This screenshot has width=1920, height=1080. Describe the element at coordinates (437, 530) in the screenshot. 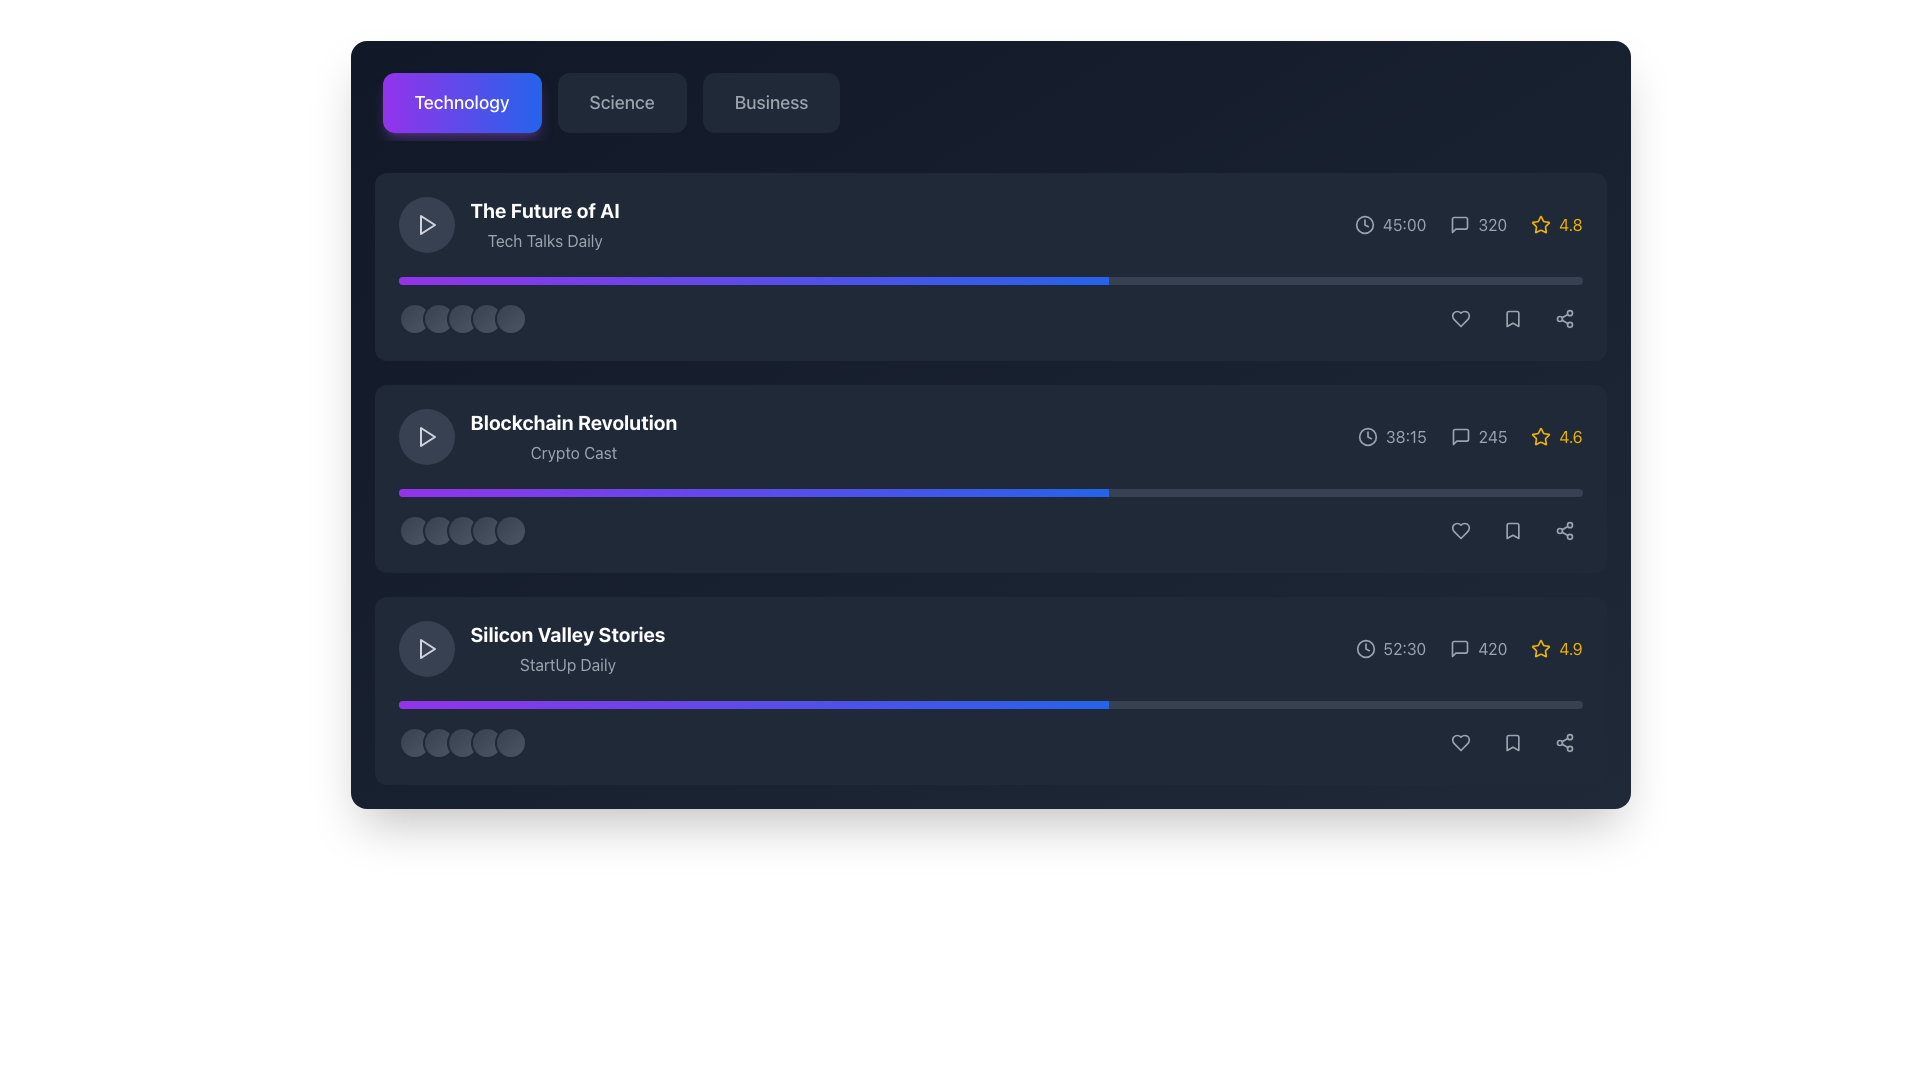

I see `the second circle icon in the horizontal sequence located below the 'Blockchain Revolution' text and the purple progress bar` at that location.